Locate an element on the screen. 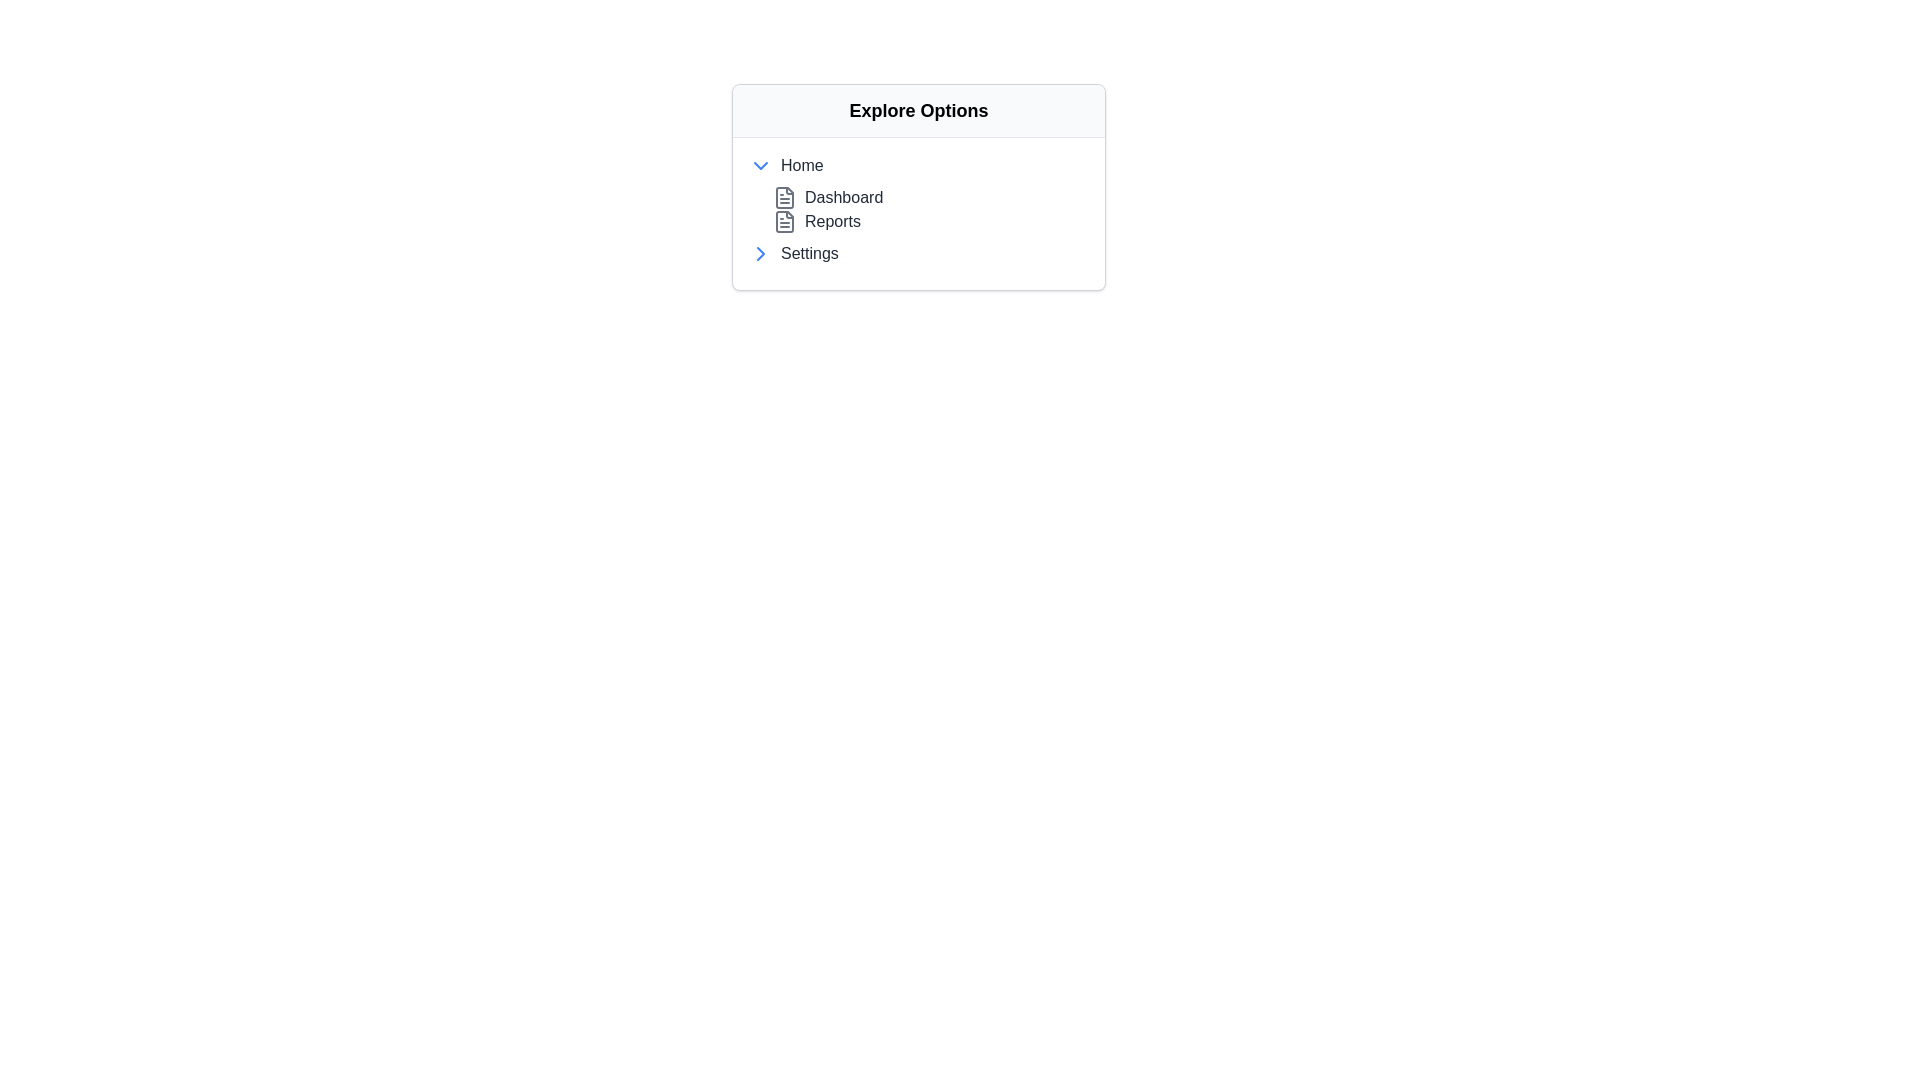  the document icon is located at coordinates (784, 222).